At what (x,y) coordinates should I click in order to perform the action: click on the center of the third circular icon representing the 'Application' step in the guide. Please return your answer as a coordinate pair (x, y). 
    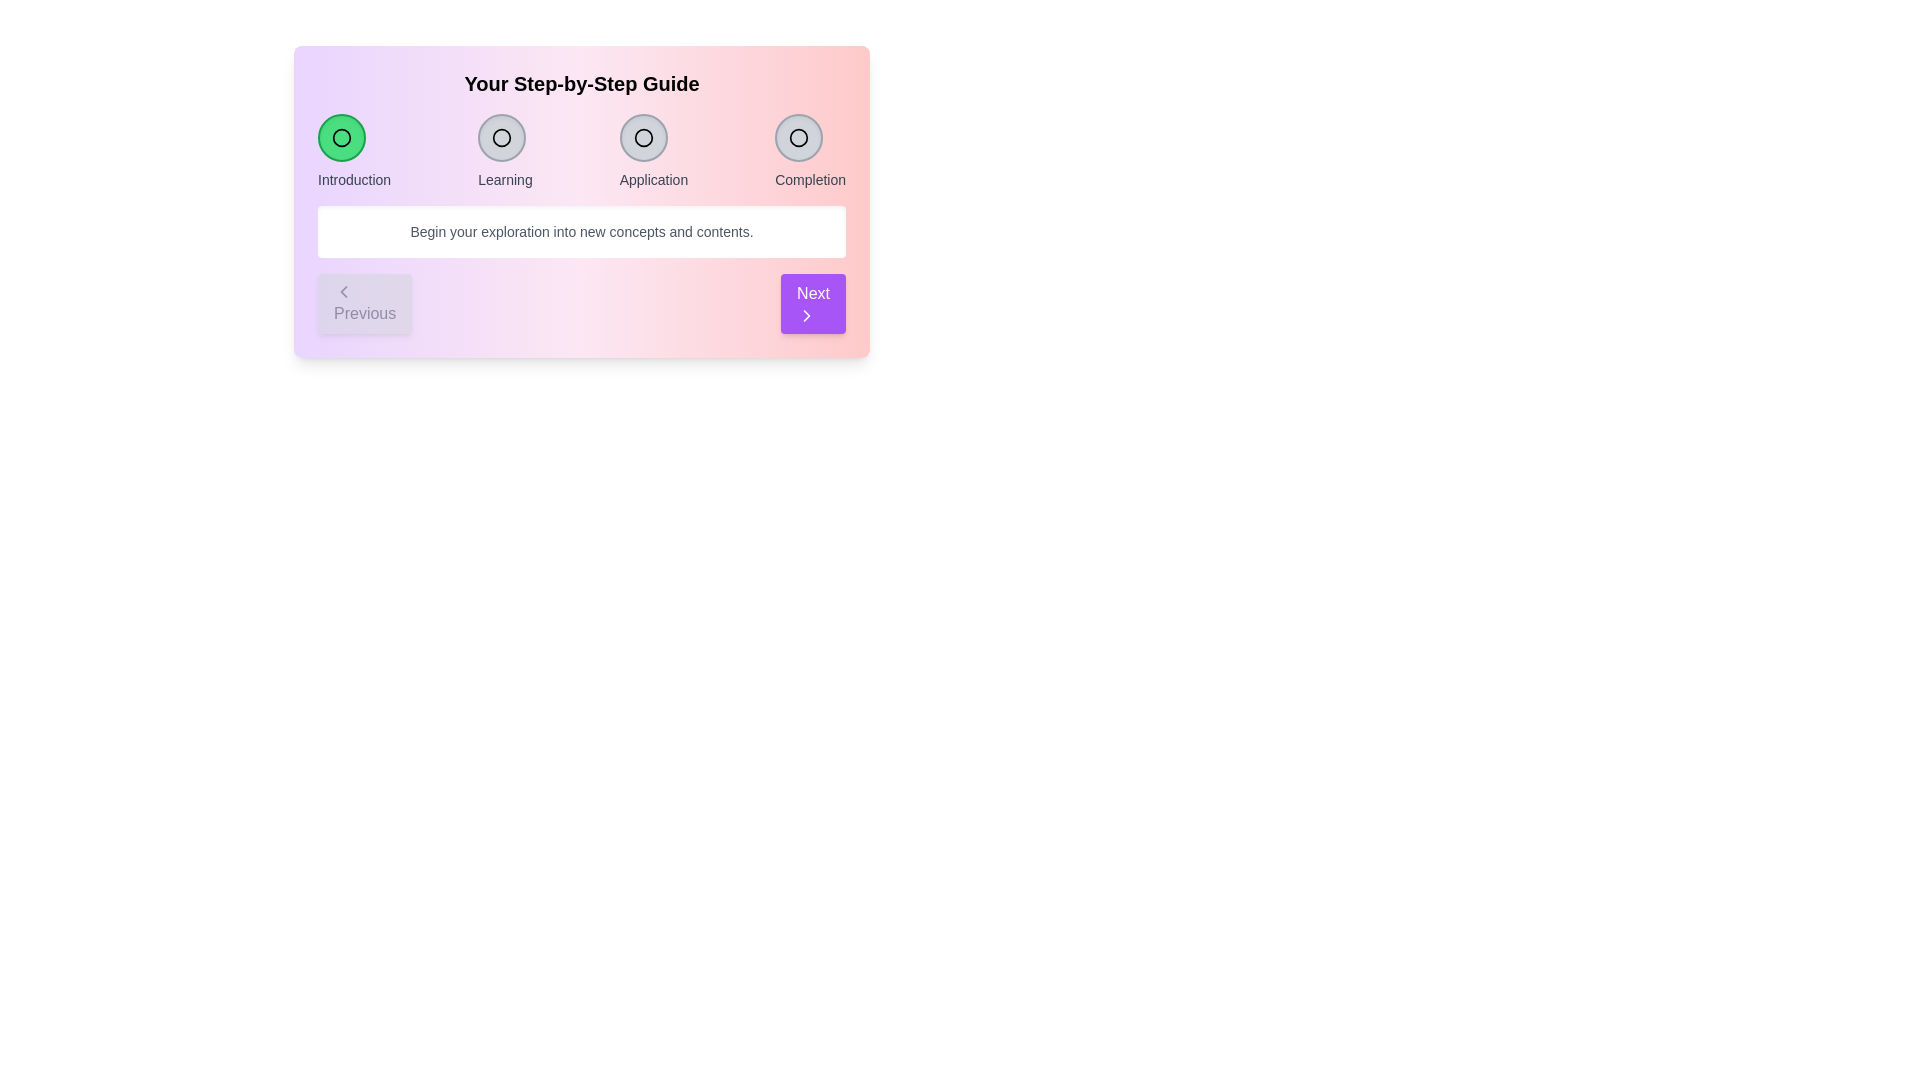
    Looking at the image, I should click on (643, 137).